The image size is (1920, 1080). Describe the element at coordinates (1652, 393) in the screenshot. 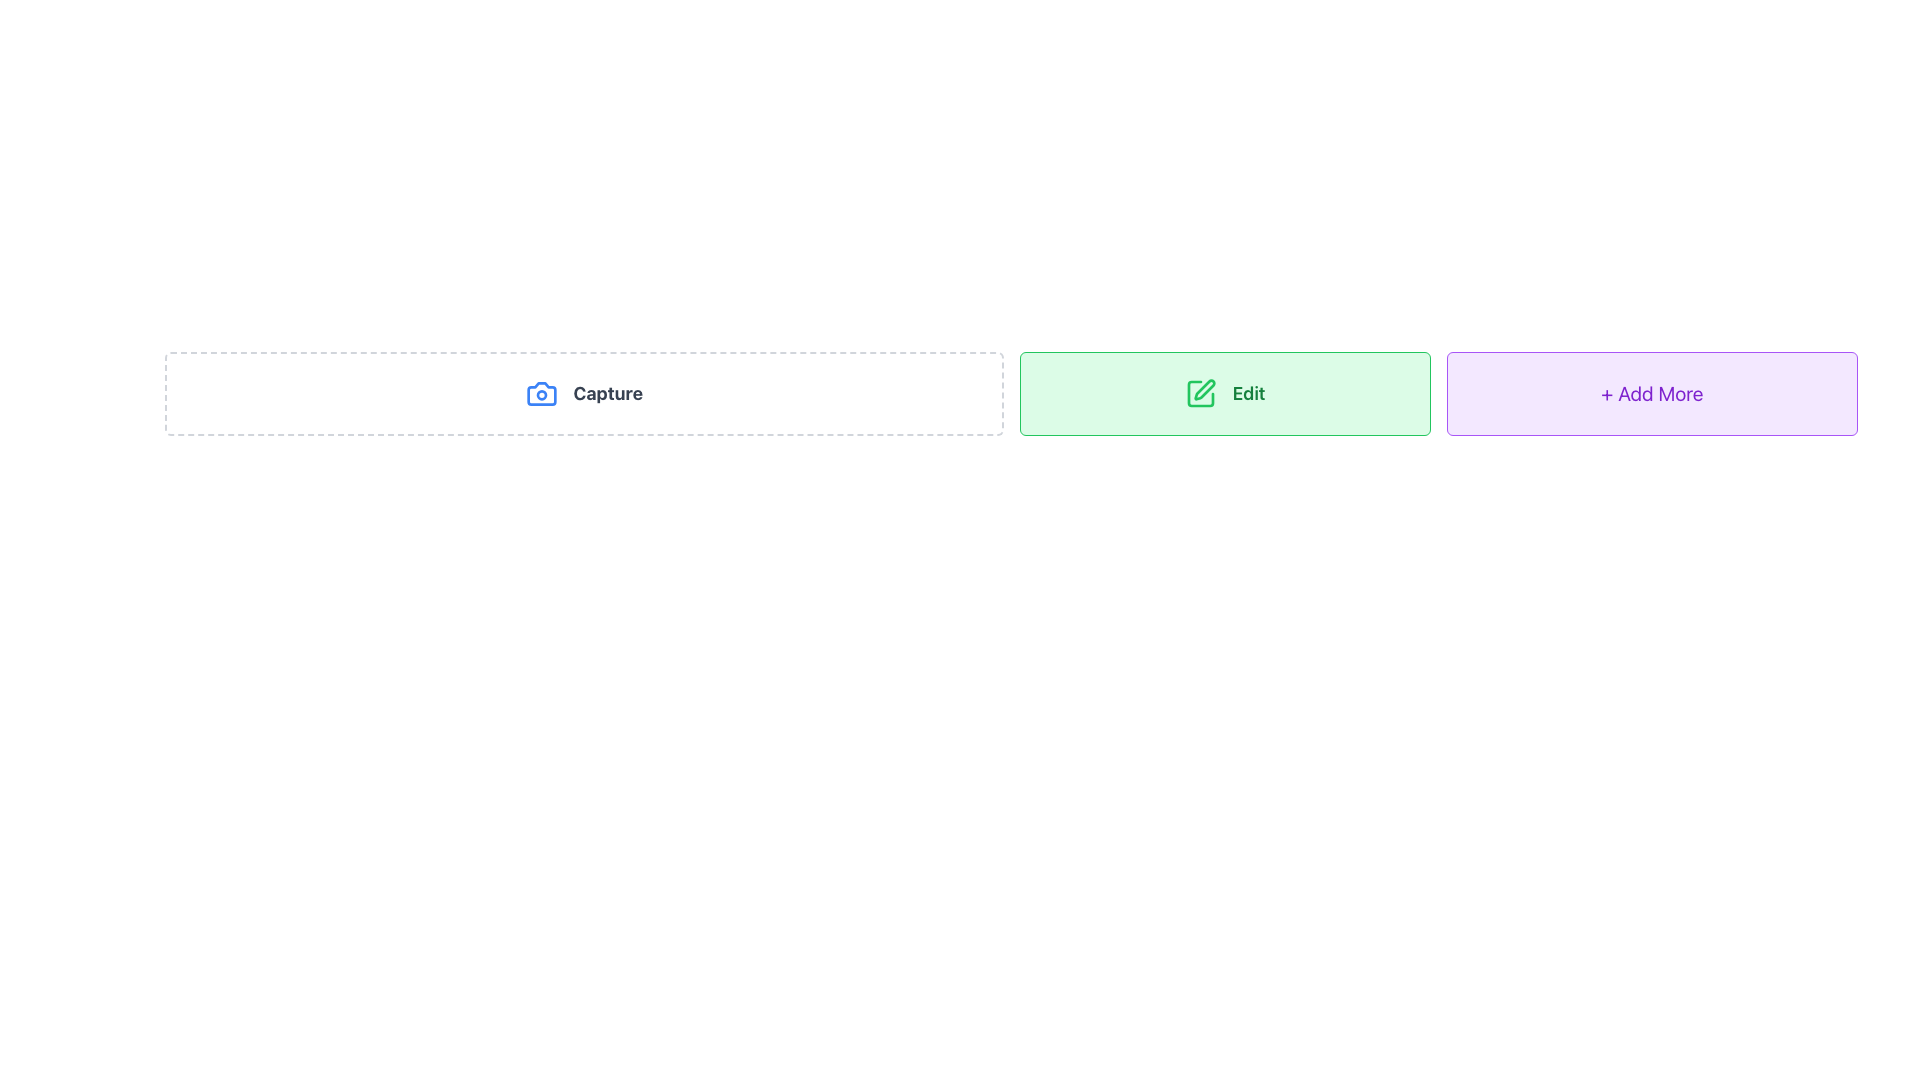

I see `text from the Text Label located on the right side of the interface, which is within a rectangular button-like structure and has a light purple background` at that location.